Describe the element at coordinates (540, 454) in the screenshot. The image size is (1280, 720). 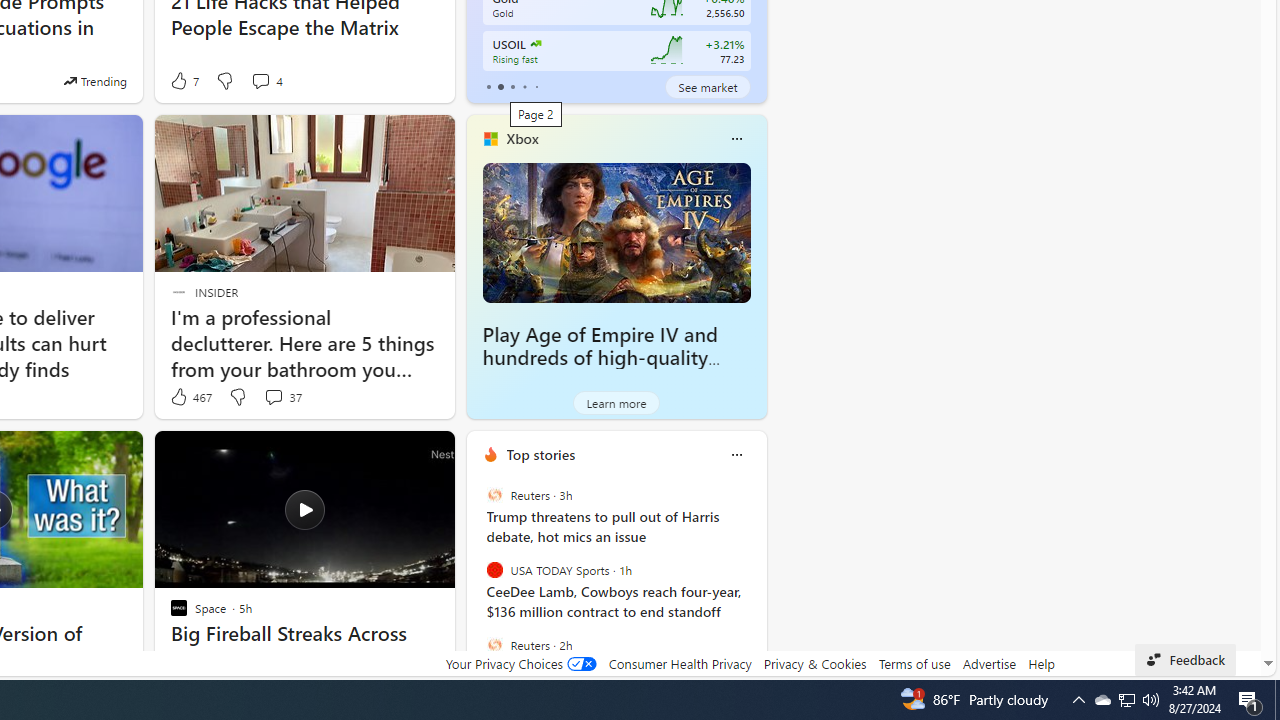
I see `'Top stories'` at that location.